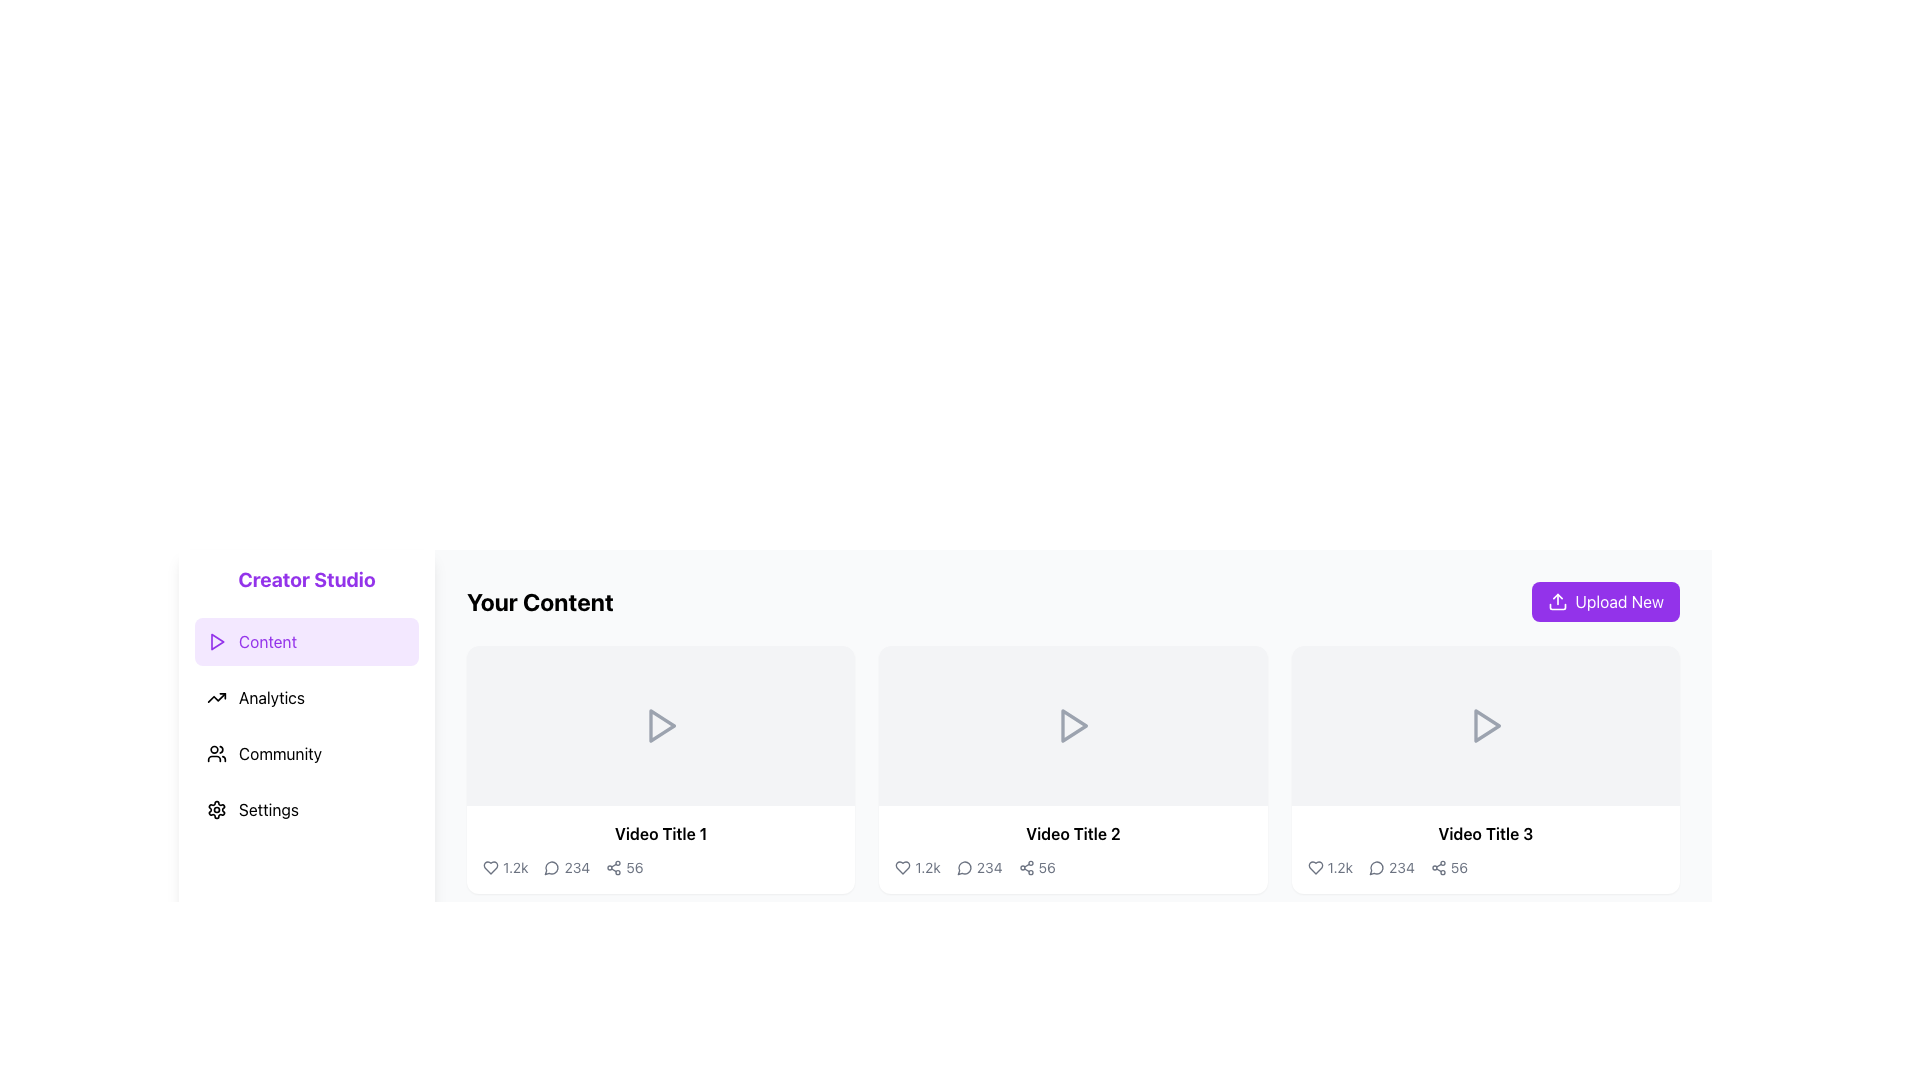 The width and height of the screenshot is (1920, 1080). Describe the element at coordinates (271, 697) in the screenshot. I see `the 'Analytics' text link in the navigation menu for keyboard navigation` at that location.